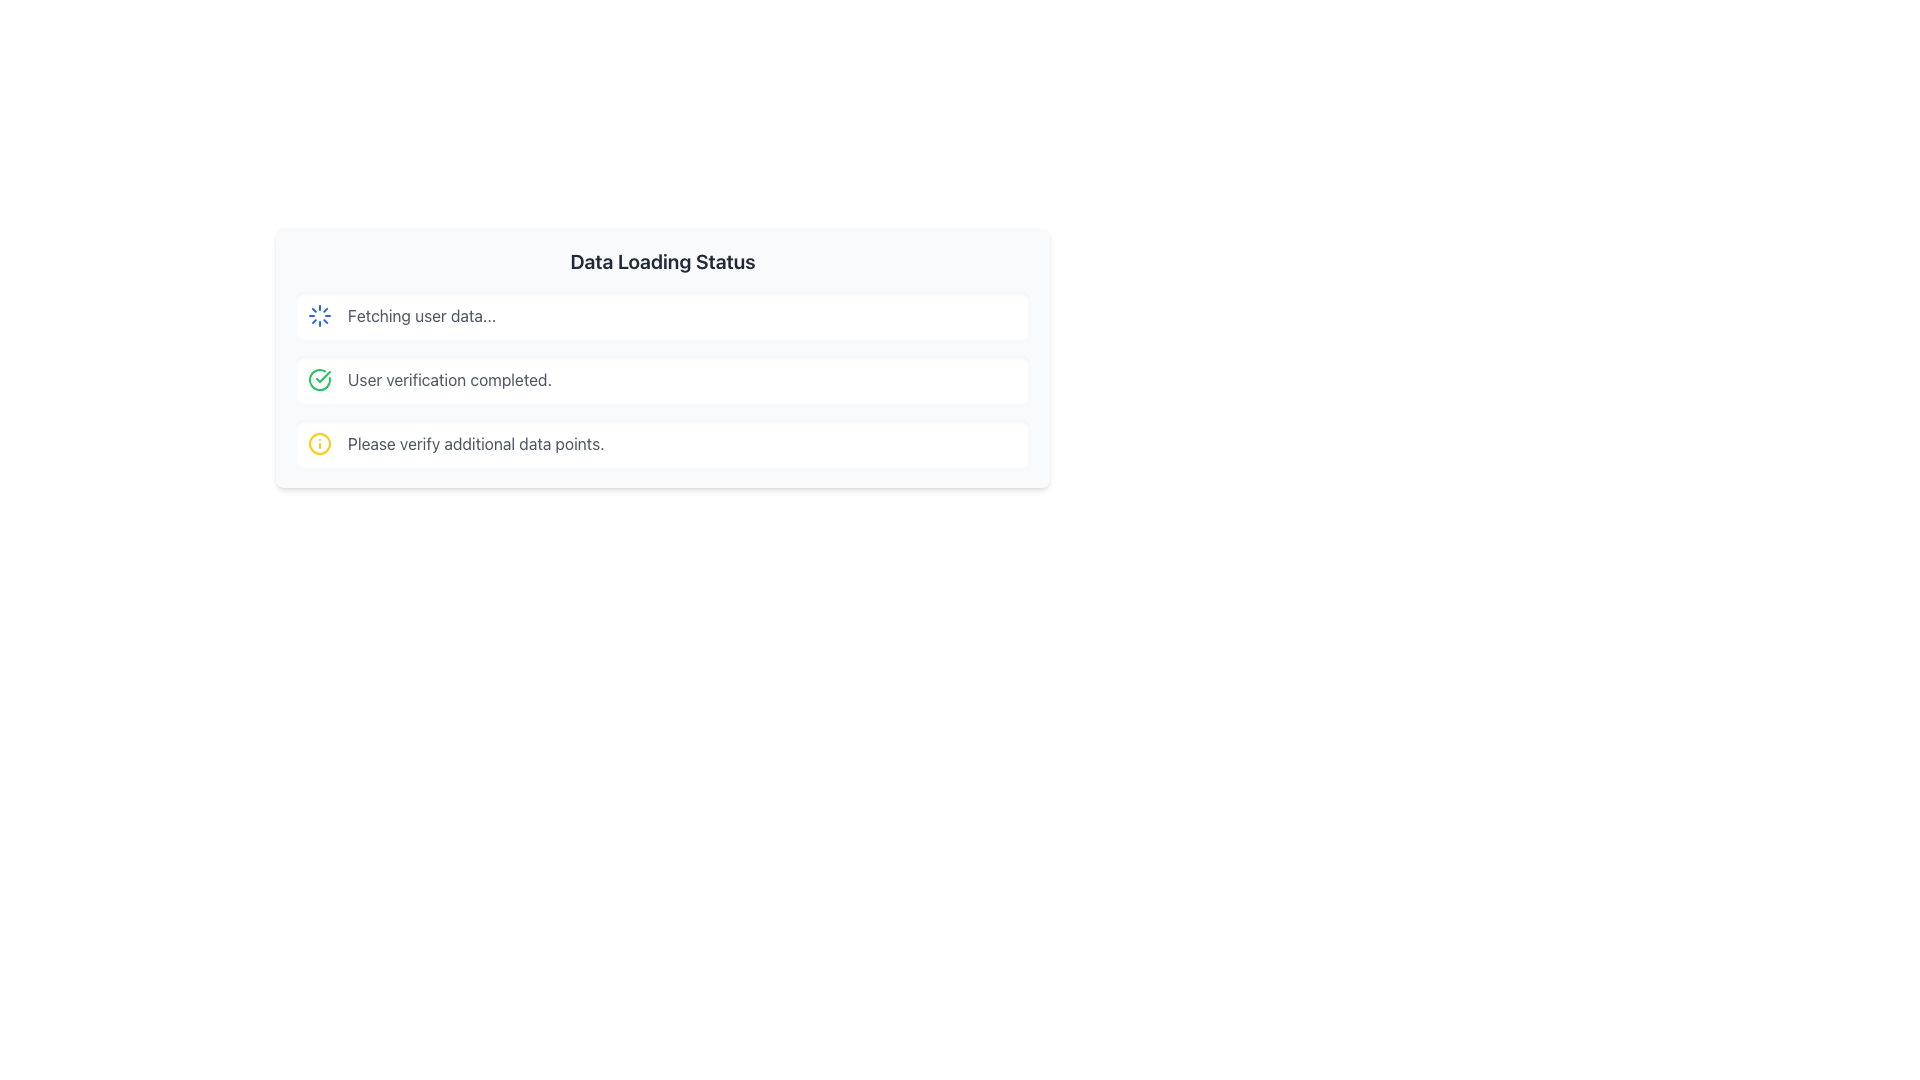 The width and height of the screenshot is (1920, 1080). Describe the element at coordinates (320, 442) in the screenshot. I see `the yellow SVG Circle Shape element that is part of the warning icon in the 'Please verify additional data points' row of the Data Loading Status area` at that location.